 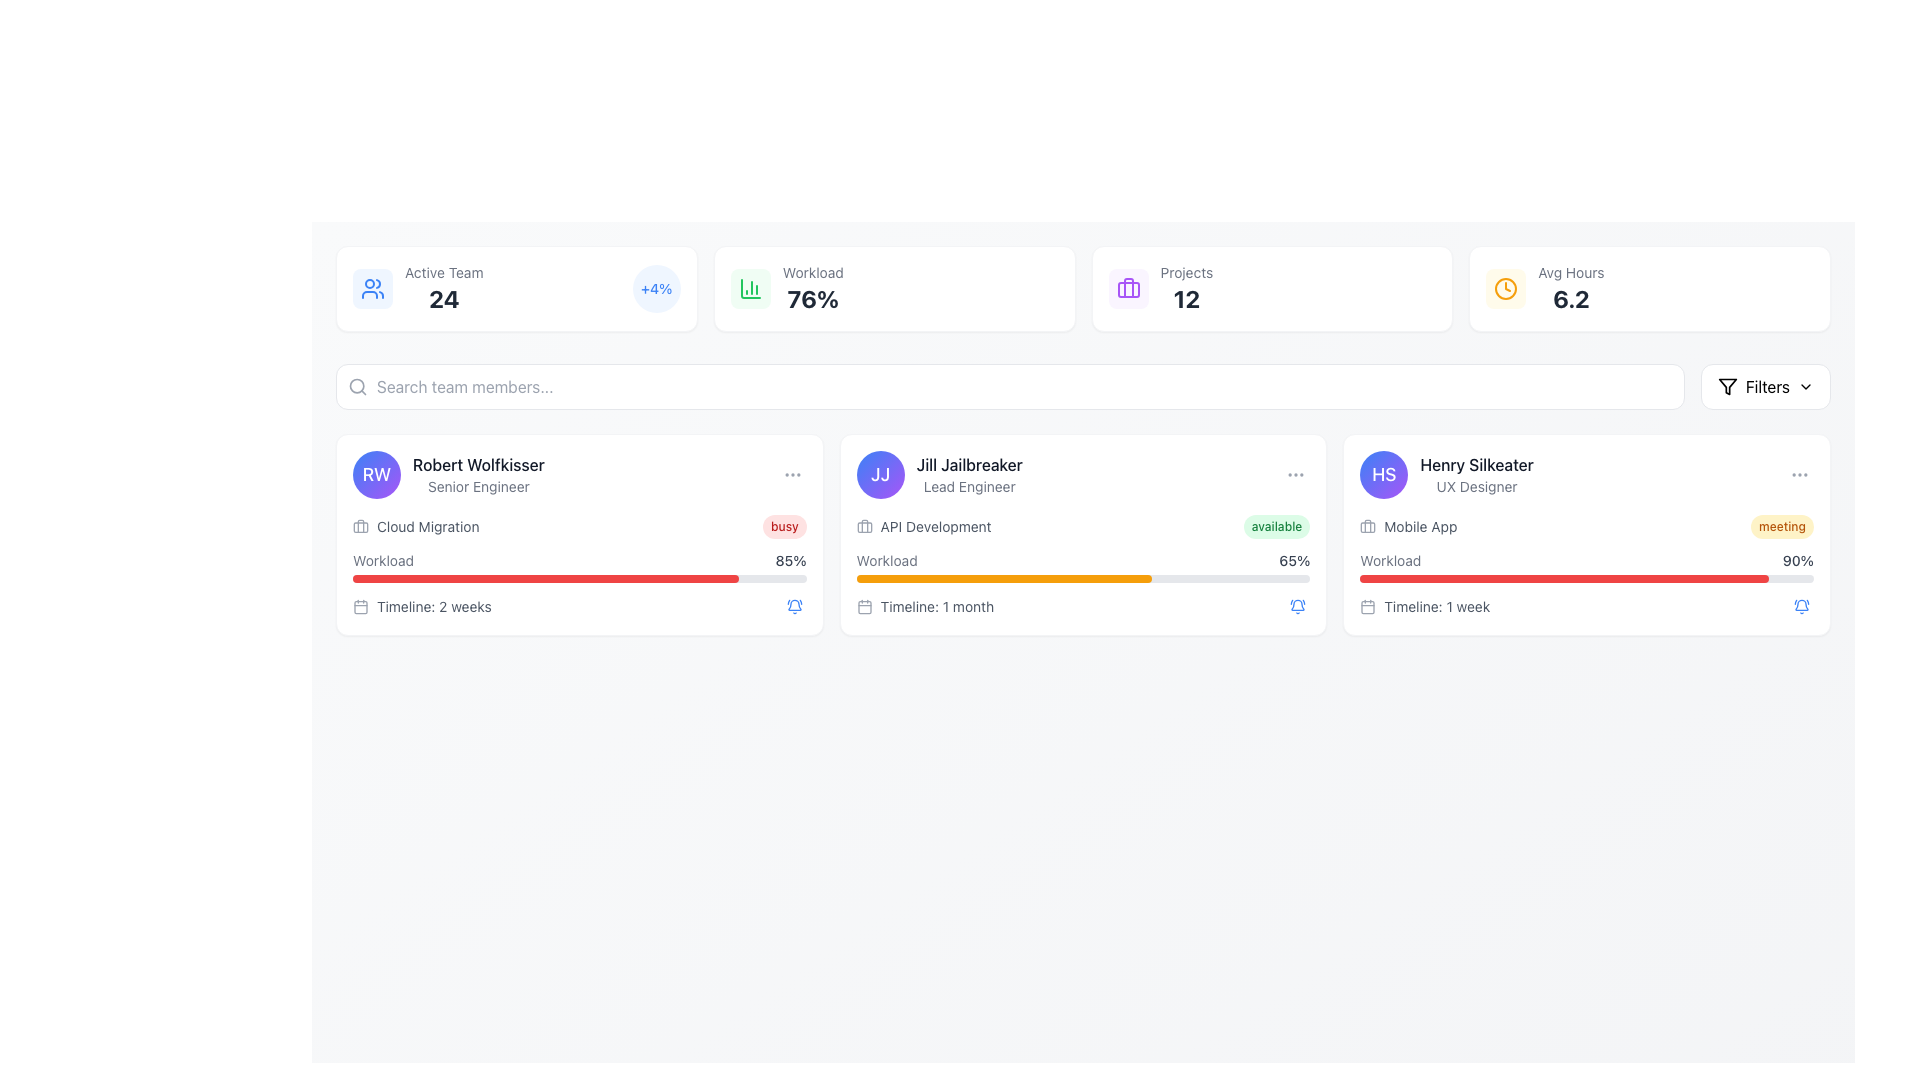 I want to click on the label component that indicates the current project or task associated with the user, located, so click(x=415, y=526).